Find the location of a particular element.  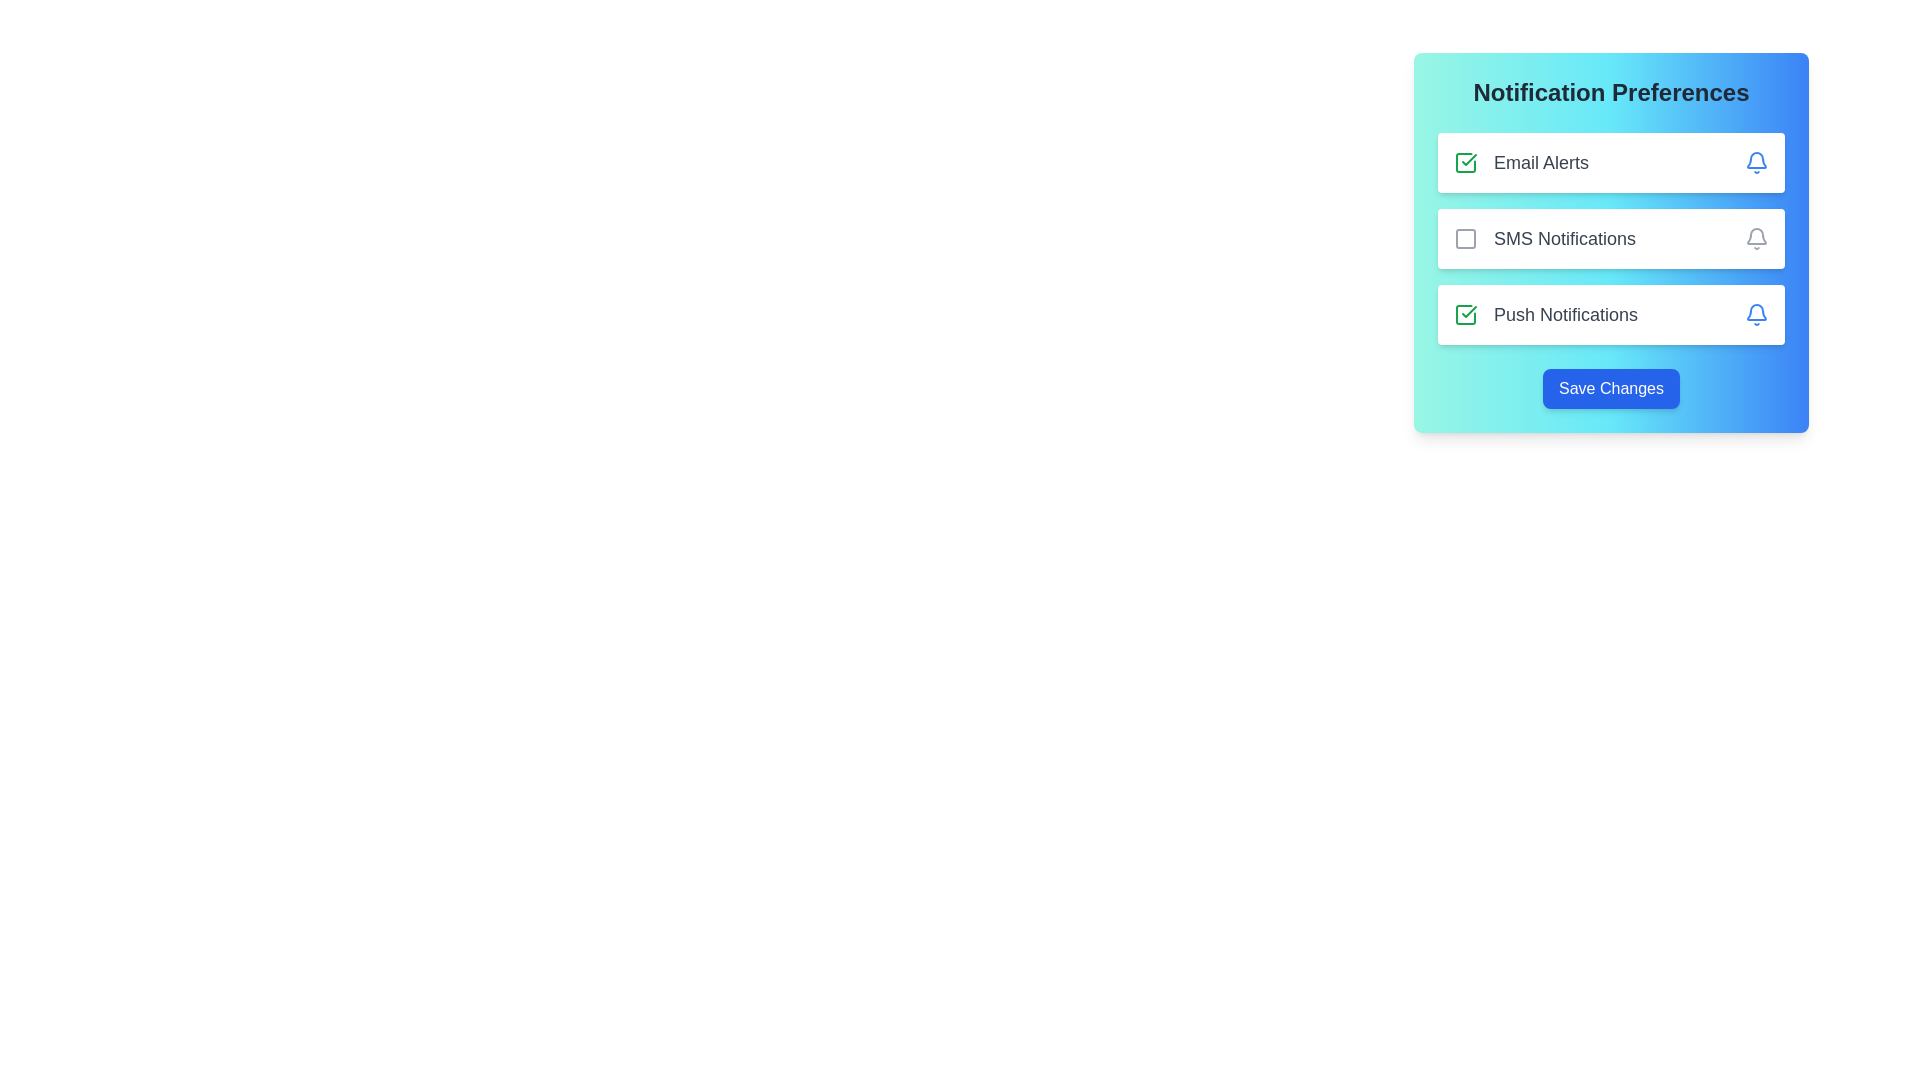

the checkbox of the 'SMS Notifications' toggleable notification preference item is located at coordinates (1611, 238).